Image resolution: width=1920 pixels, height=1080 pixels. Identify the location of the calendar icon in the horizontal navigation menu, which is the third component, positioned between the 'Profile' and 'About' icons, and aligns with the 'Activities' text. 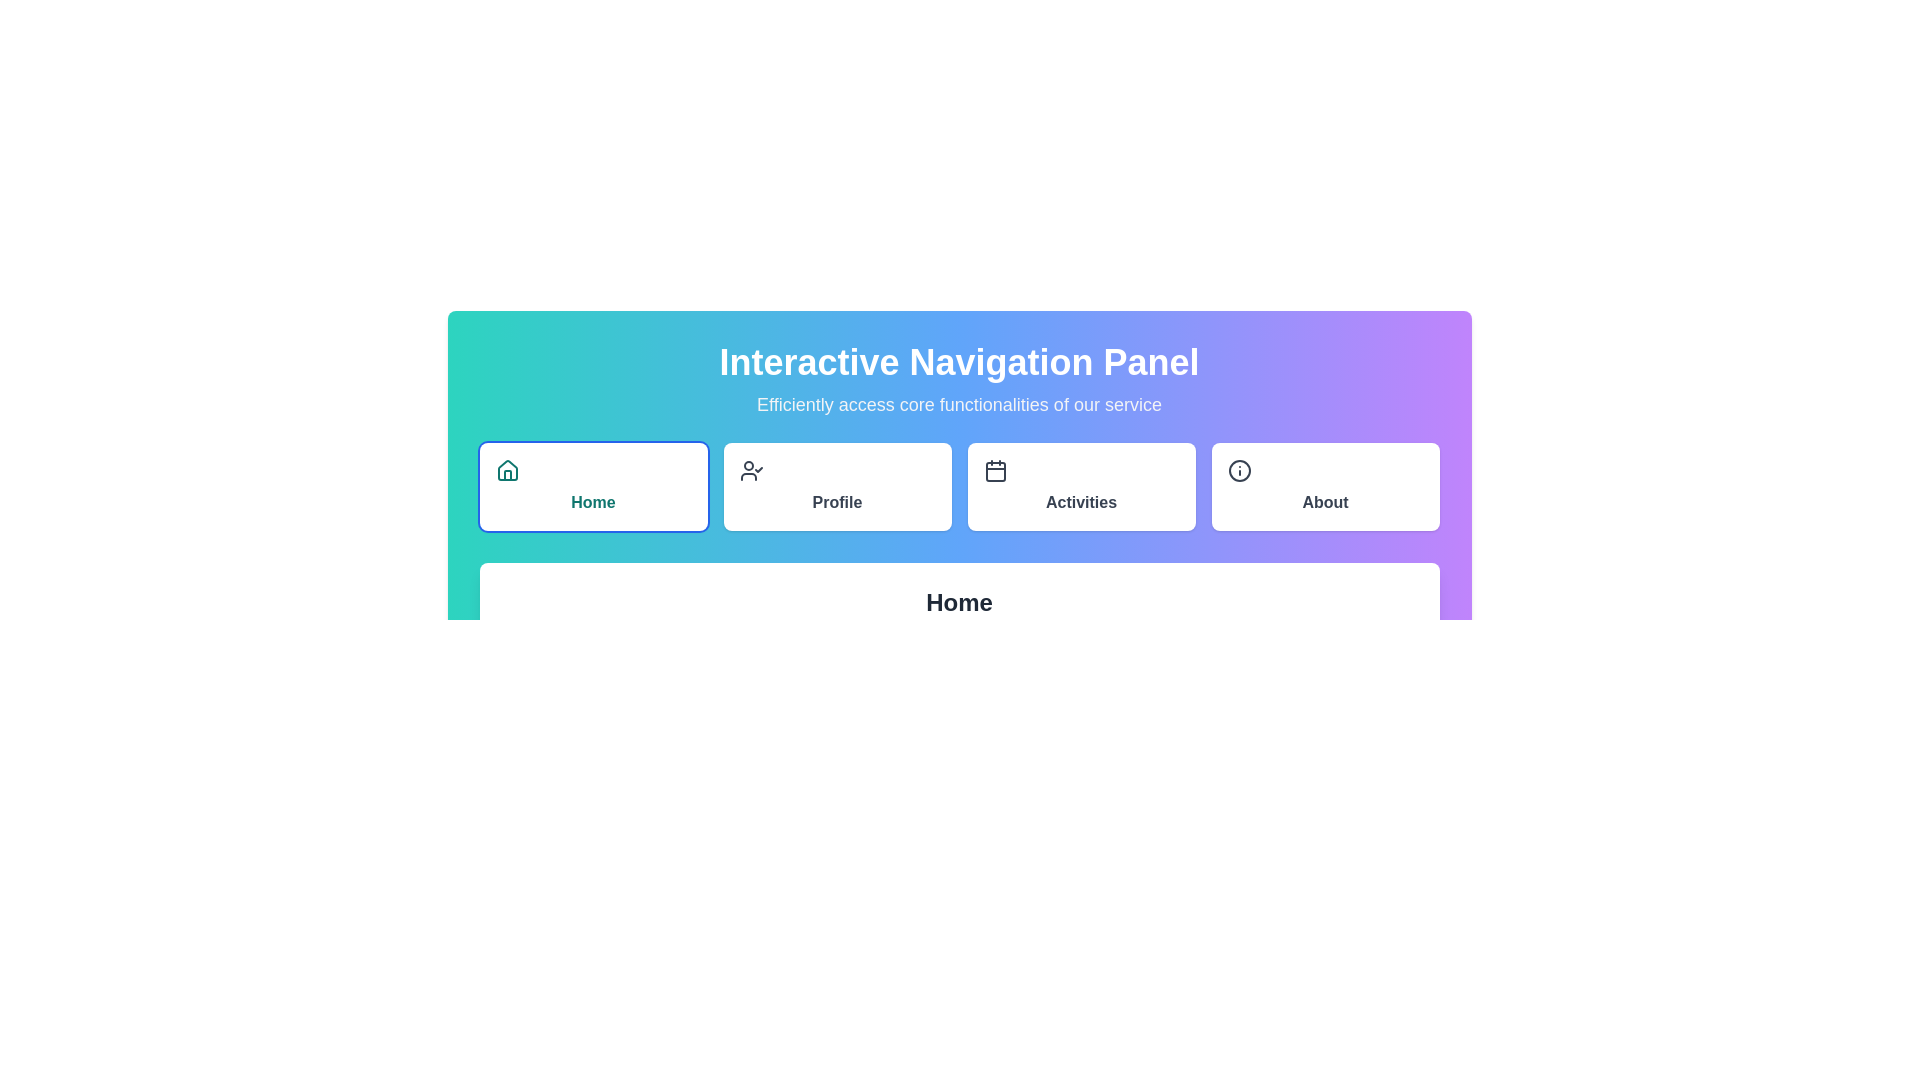
(995, 471).